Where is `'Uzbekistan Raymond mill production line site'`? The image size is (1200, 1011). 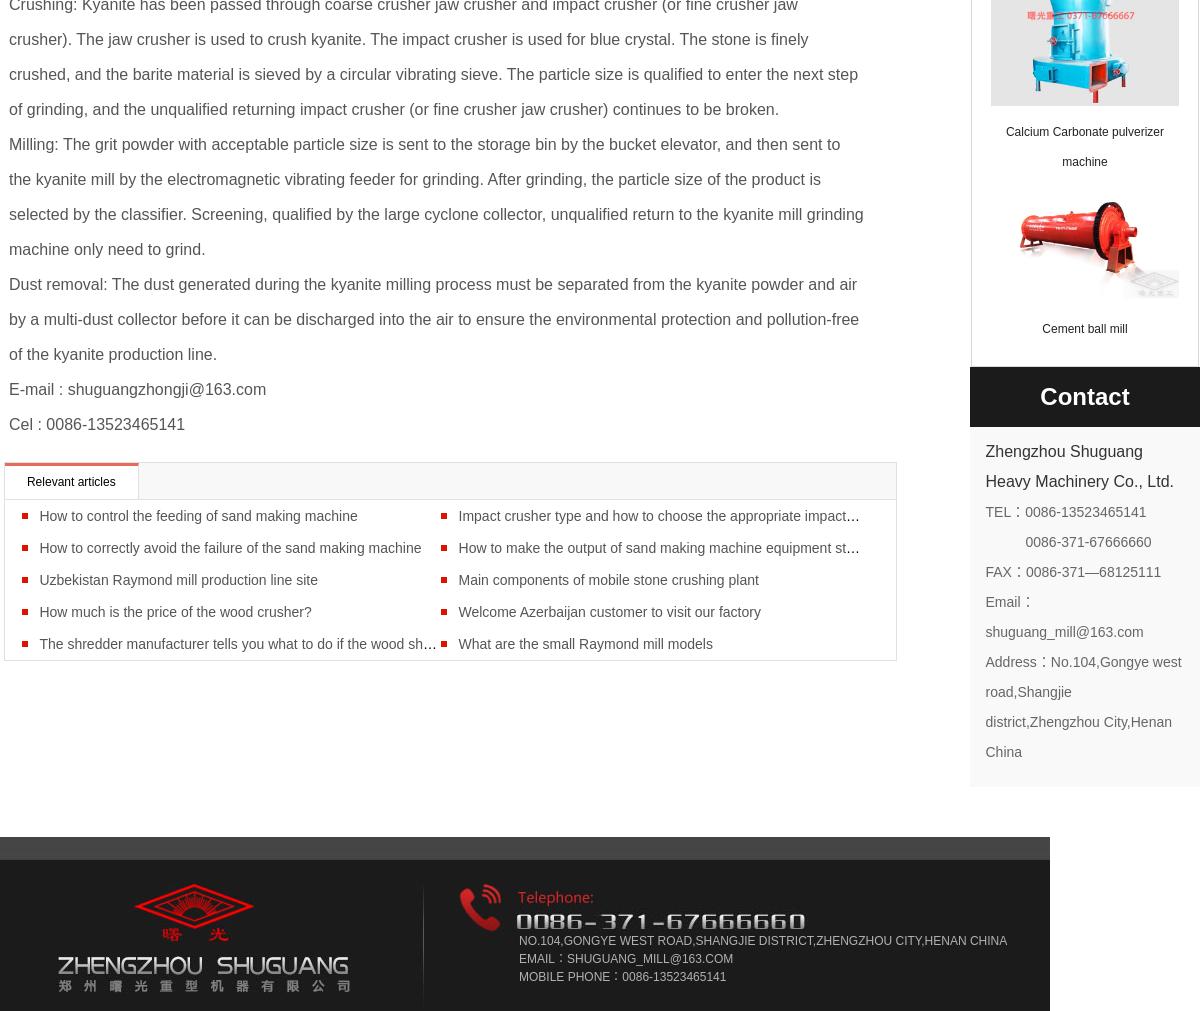 'Uzbekistan Raymond mill production line site' is located at coordinates (176, 578).